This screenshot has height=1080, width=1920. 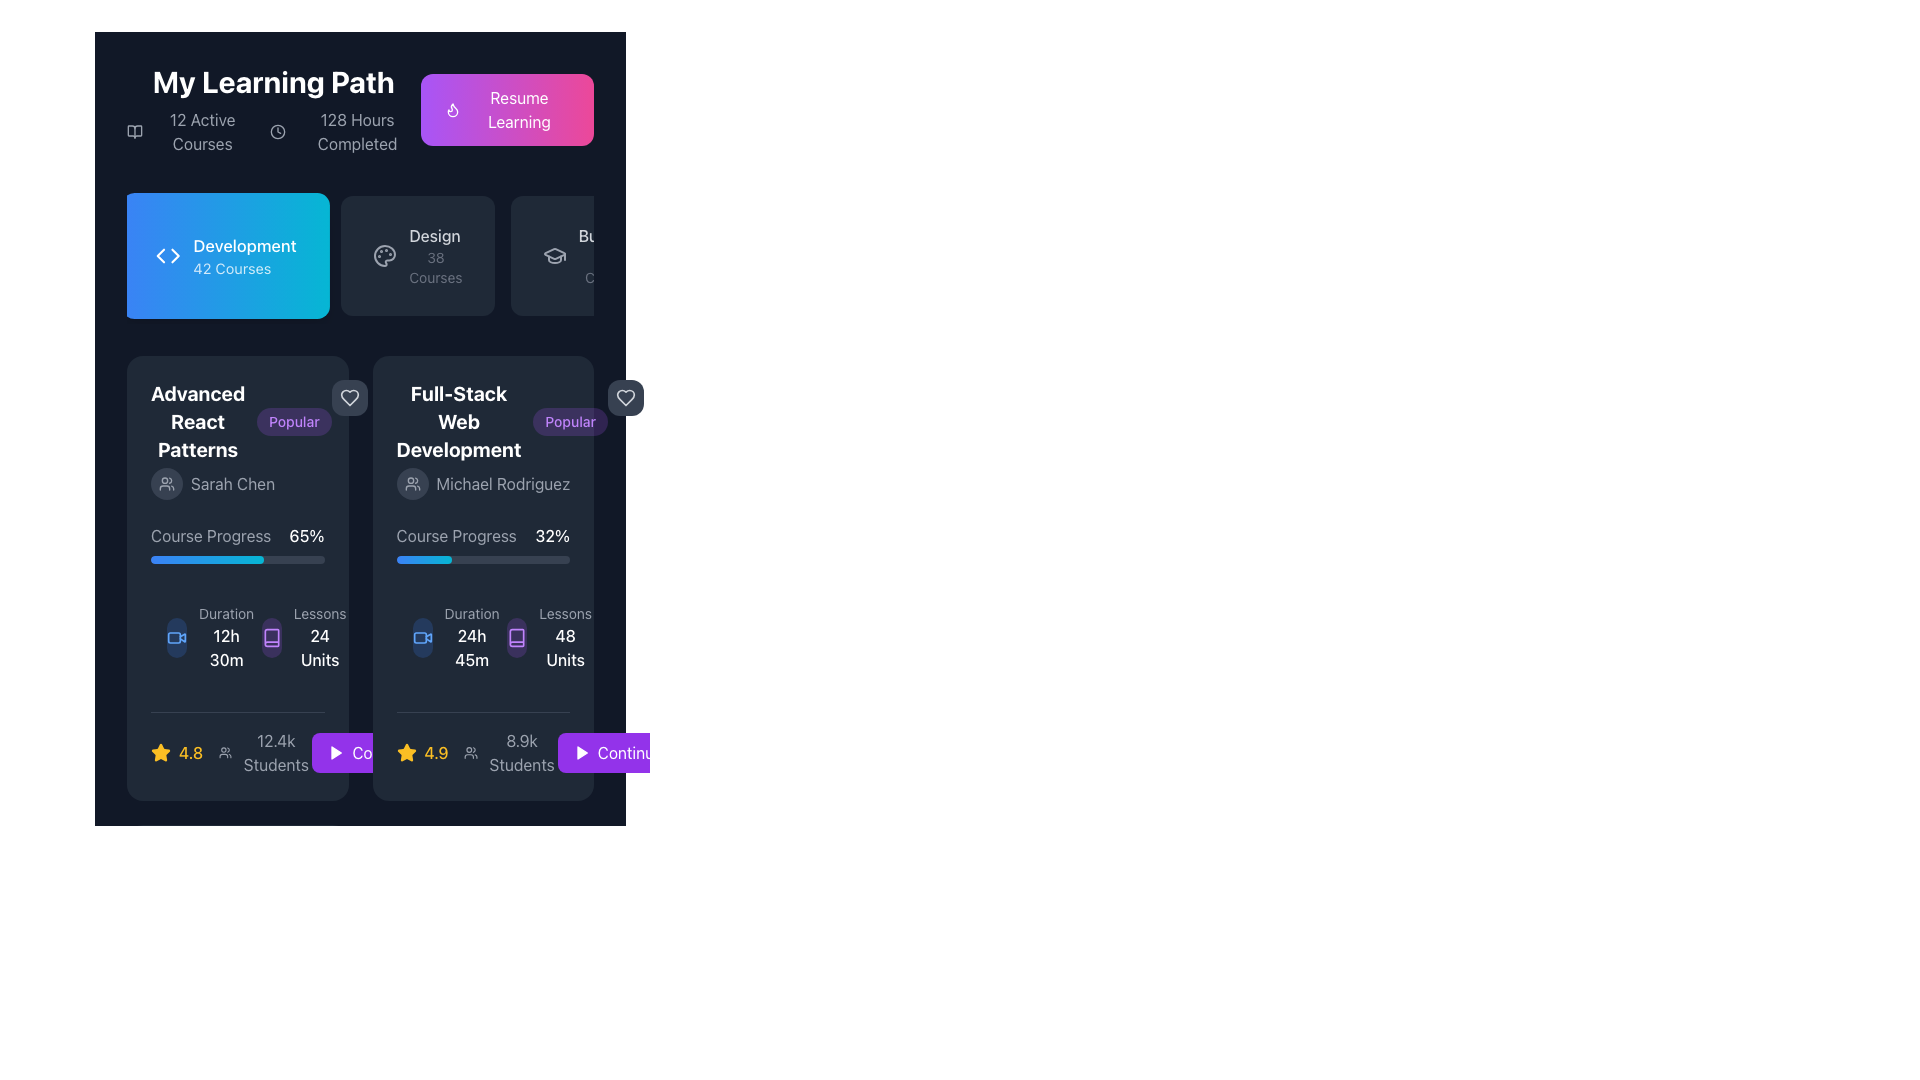 I want to click on the text '32%' displayed in white color on a dark background, indicating course progress, located on the right side of a card layout under 'Course Progress', so click(x=552, y=535).